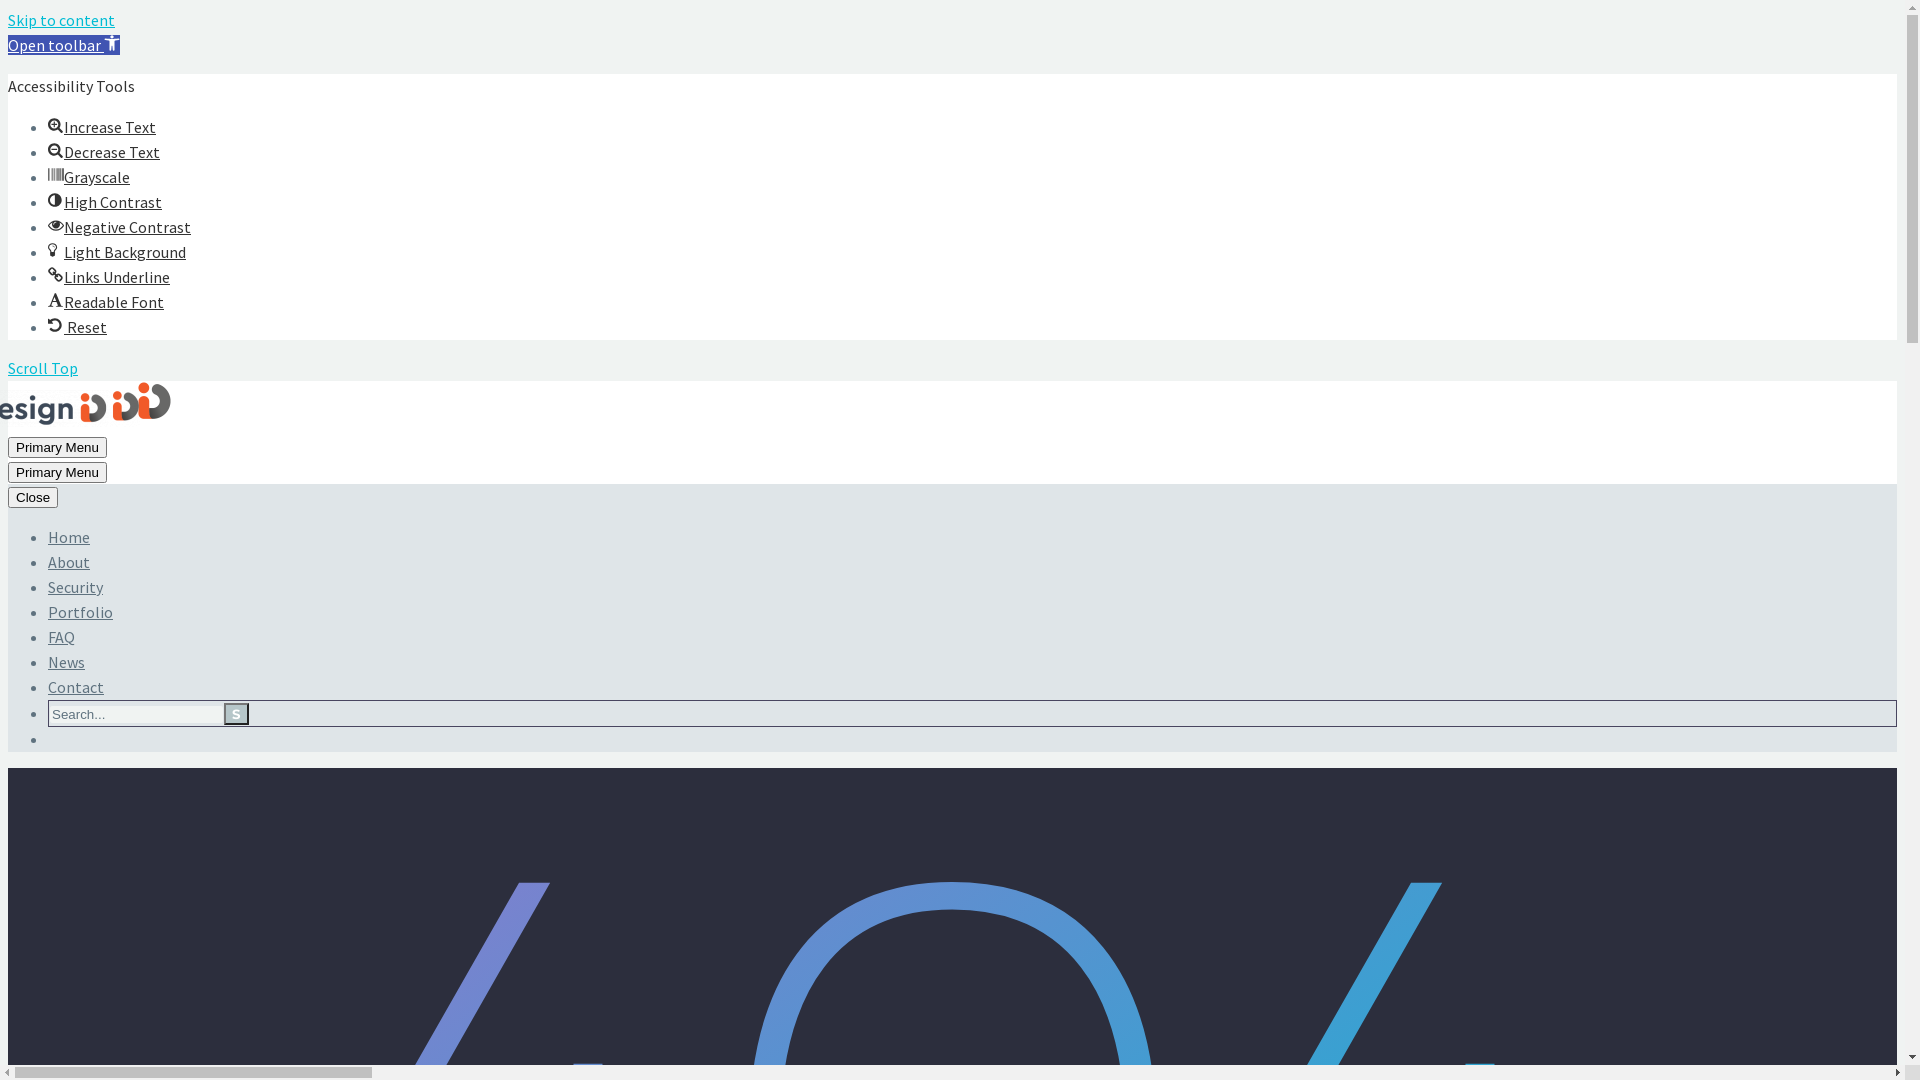 The height and width of the screenshot is (1080, 1920). I want to click on 'Decrease TextDecrease Text', so click(103, 150).